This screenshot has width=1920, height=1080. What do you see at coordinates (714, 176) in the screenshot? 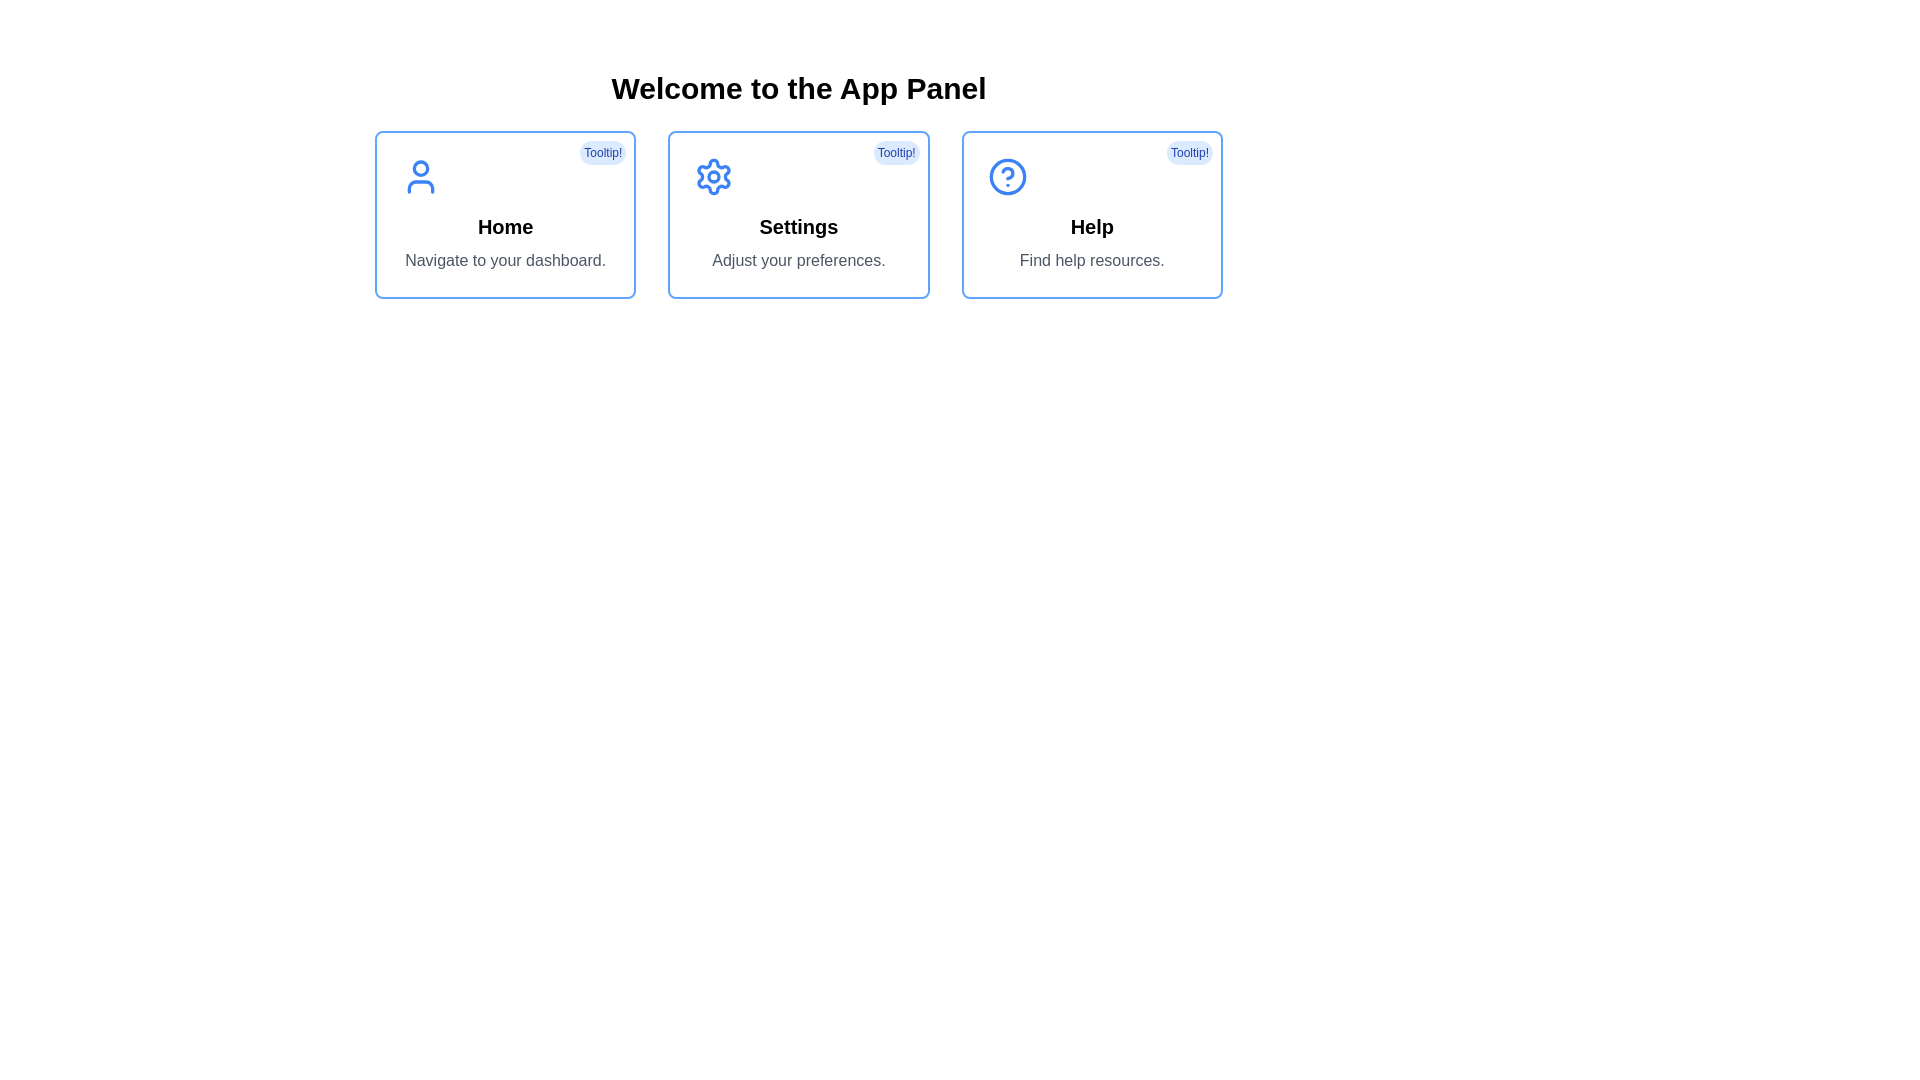
I see `the settings icon located at the center of the 'Settings' card` at bounding box center [714, 176].